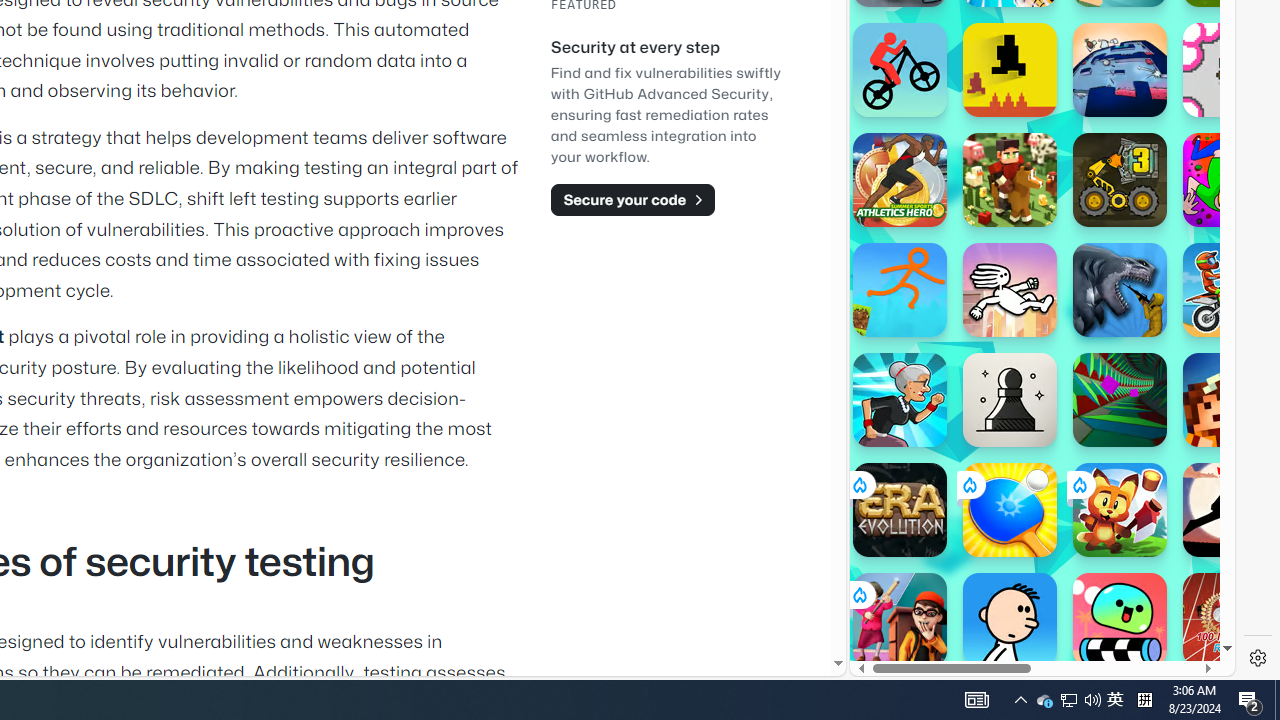  What do you see at coordinates (898, 509) in the screenshot?
I see `'Era: Evolution Era: Evolution'` at bounding box center [898, 509].